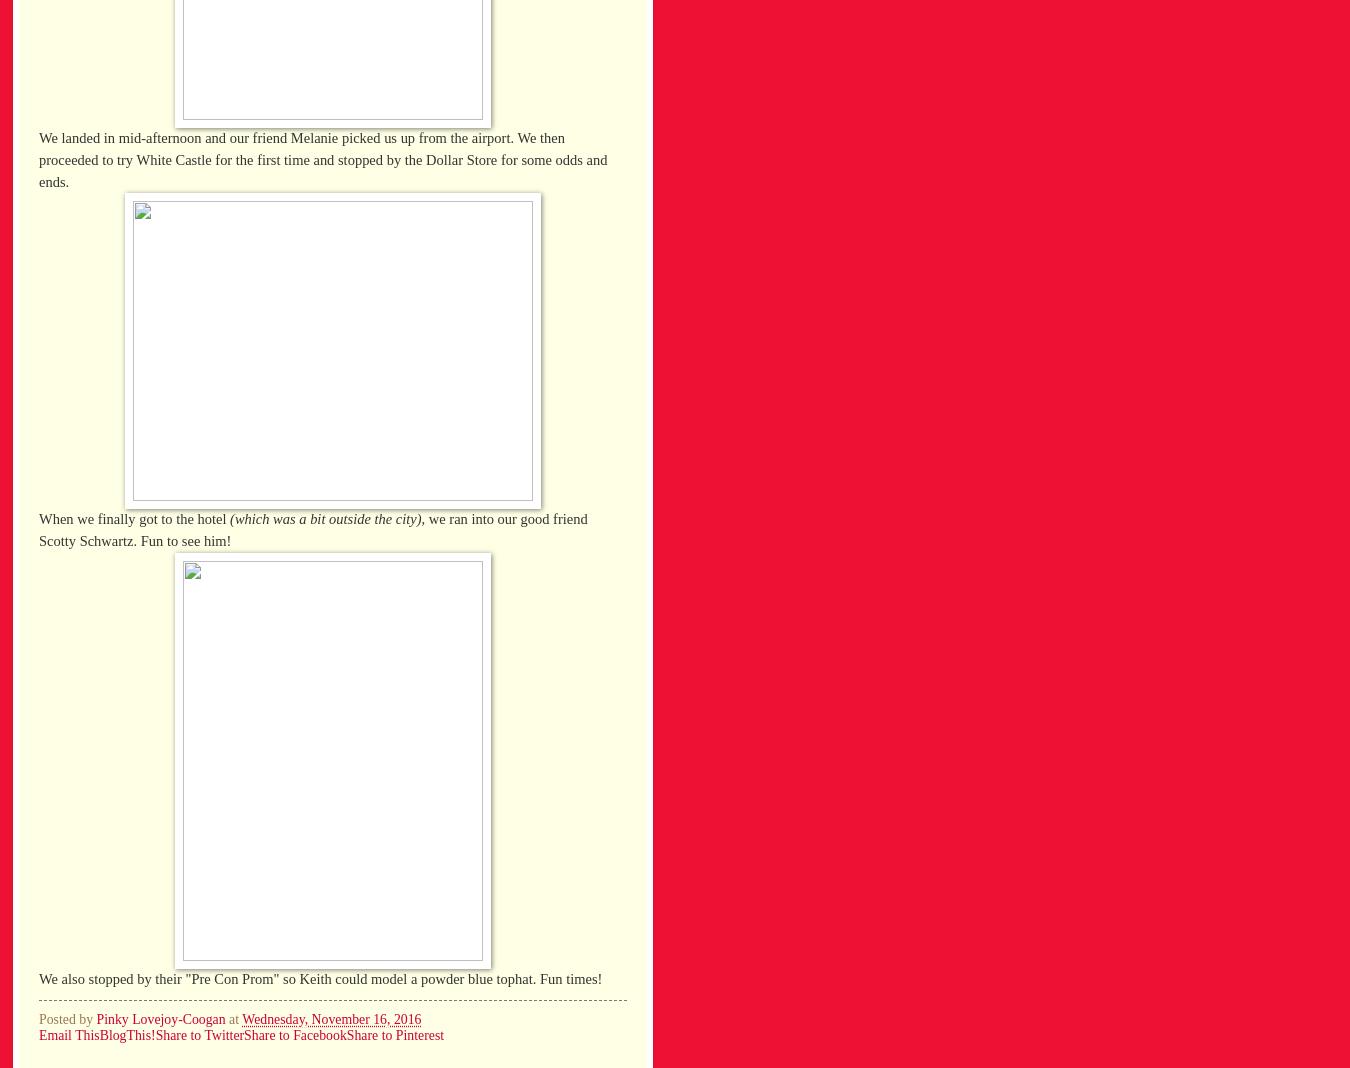  What do you see at coordinates (67, 1035) in the screenshot?
I see `'Email This'` at bounding box center [67, 1035].